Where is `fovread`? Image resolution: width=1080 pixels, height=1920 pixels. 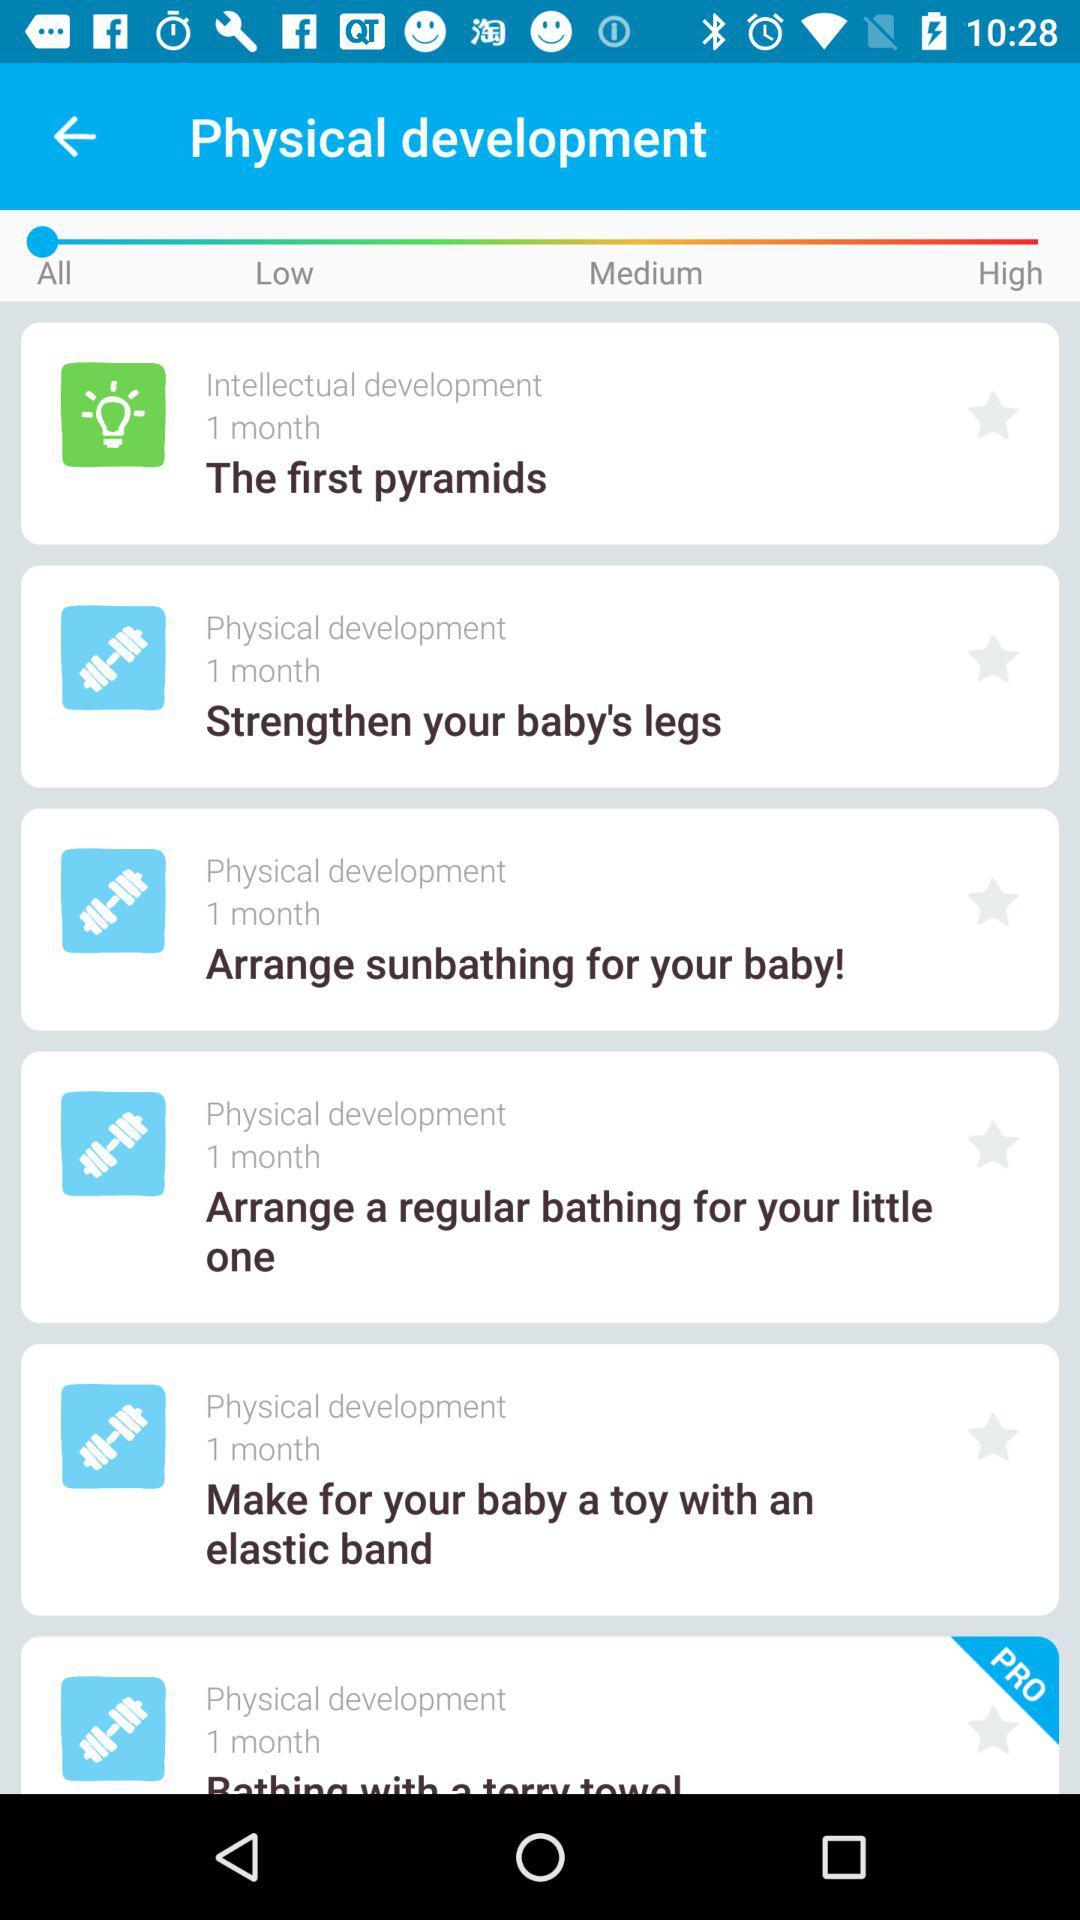 fovread is located at coordinates (993, 414).